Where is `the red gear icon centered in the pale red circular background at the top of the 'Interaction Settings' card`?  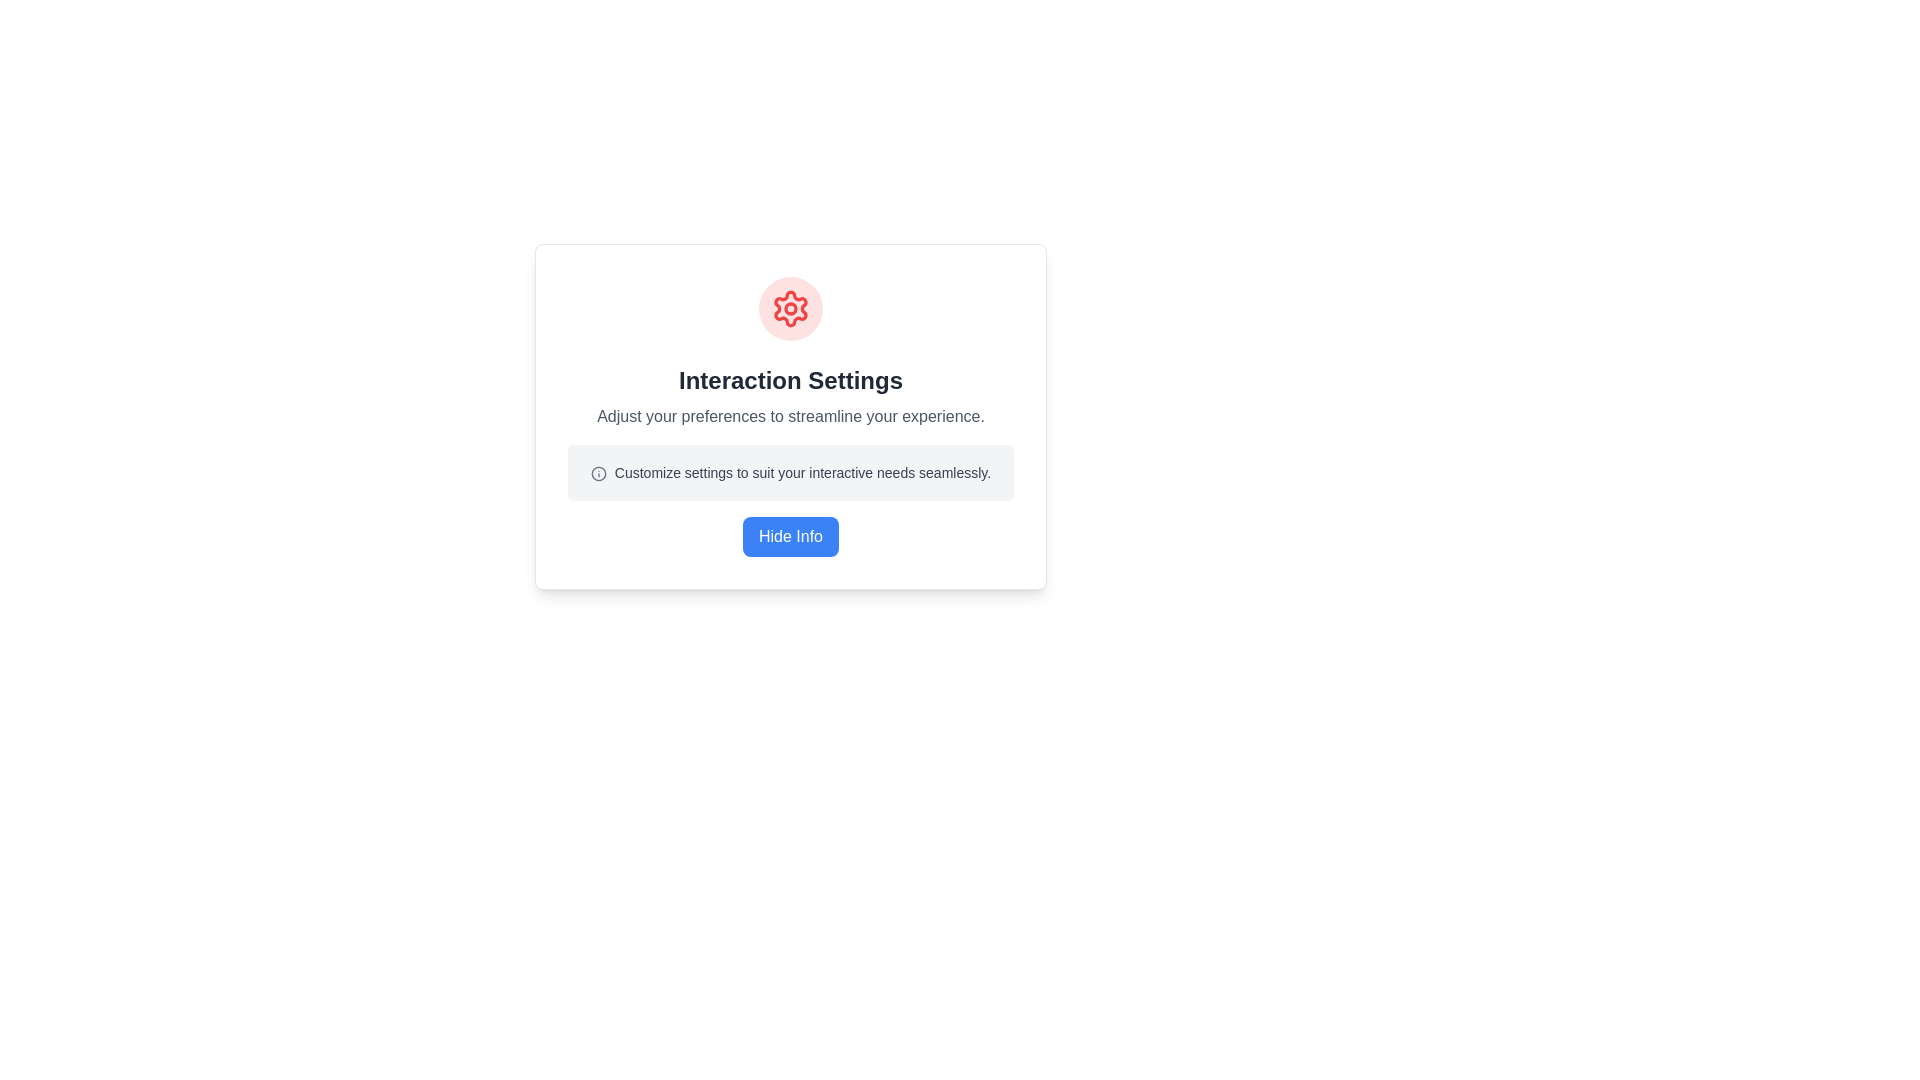 the red gear icon centered in the pale red circular background at the top of the 'Interaction Settings' card is located at coordinates (790, 308).